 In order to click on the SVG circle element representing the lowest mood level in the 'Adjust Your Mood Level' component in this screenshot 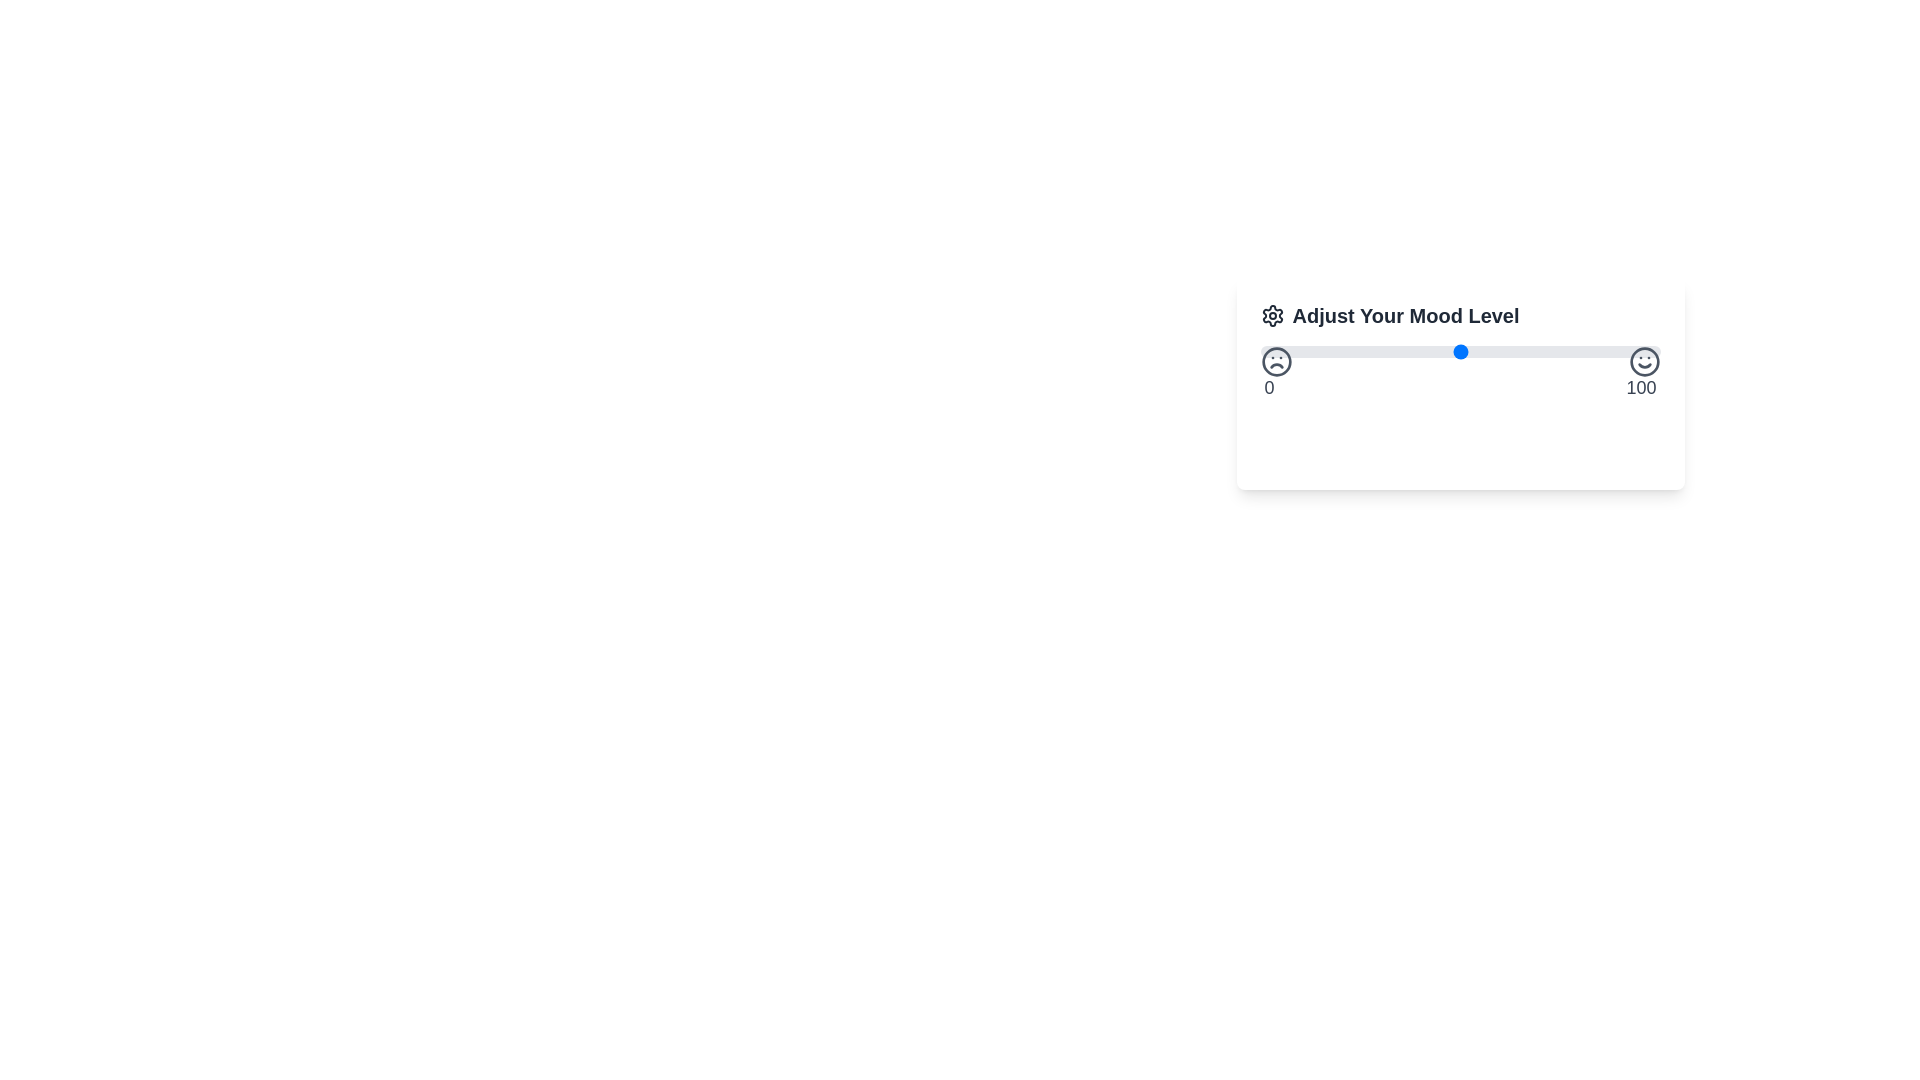, I will do `click(1275, 362)`.